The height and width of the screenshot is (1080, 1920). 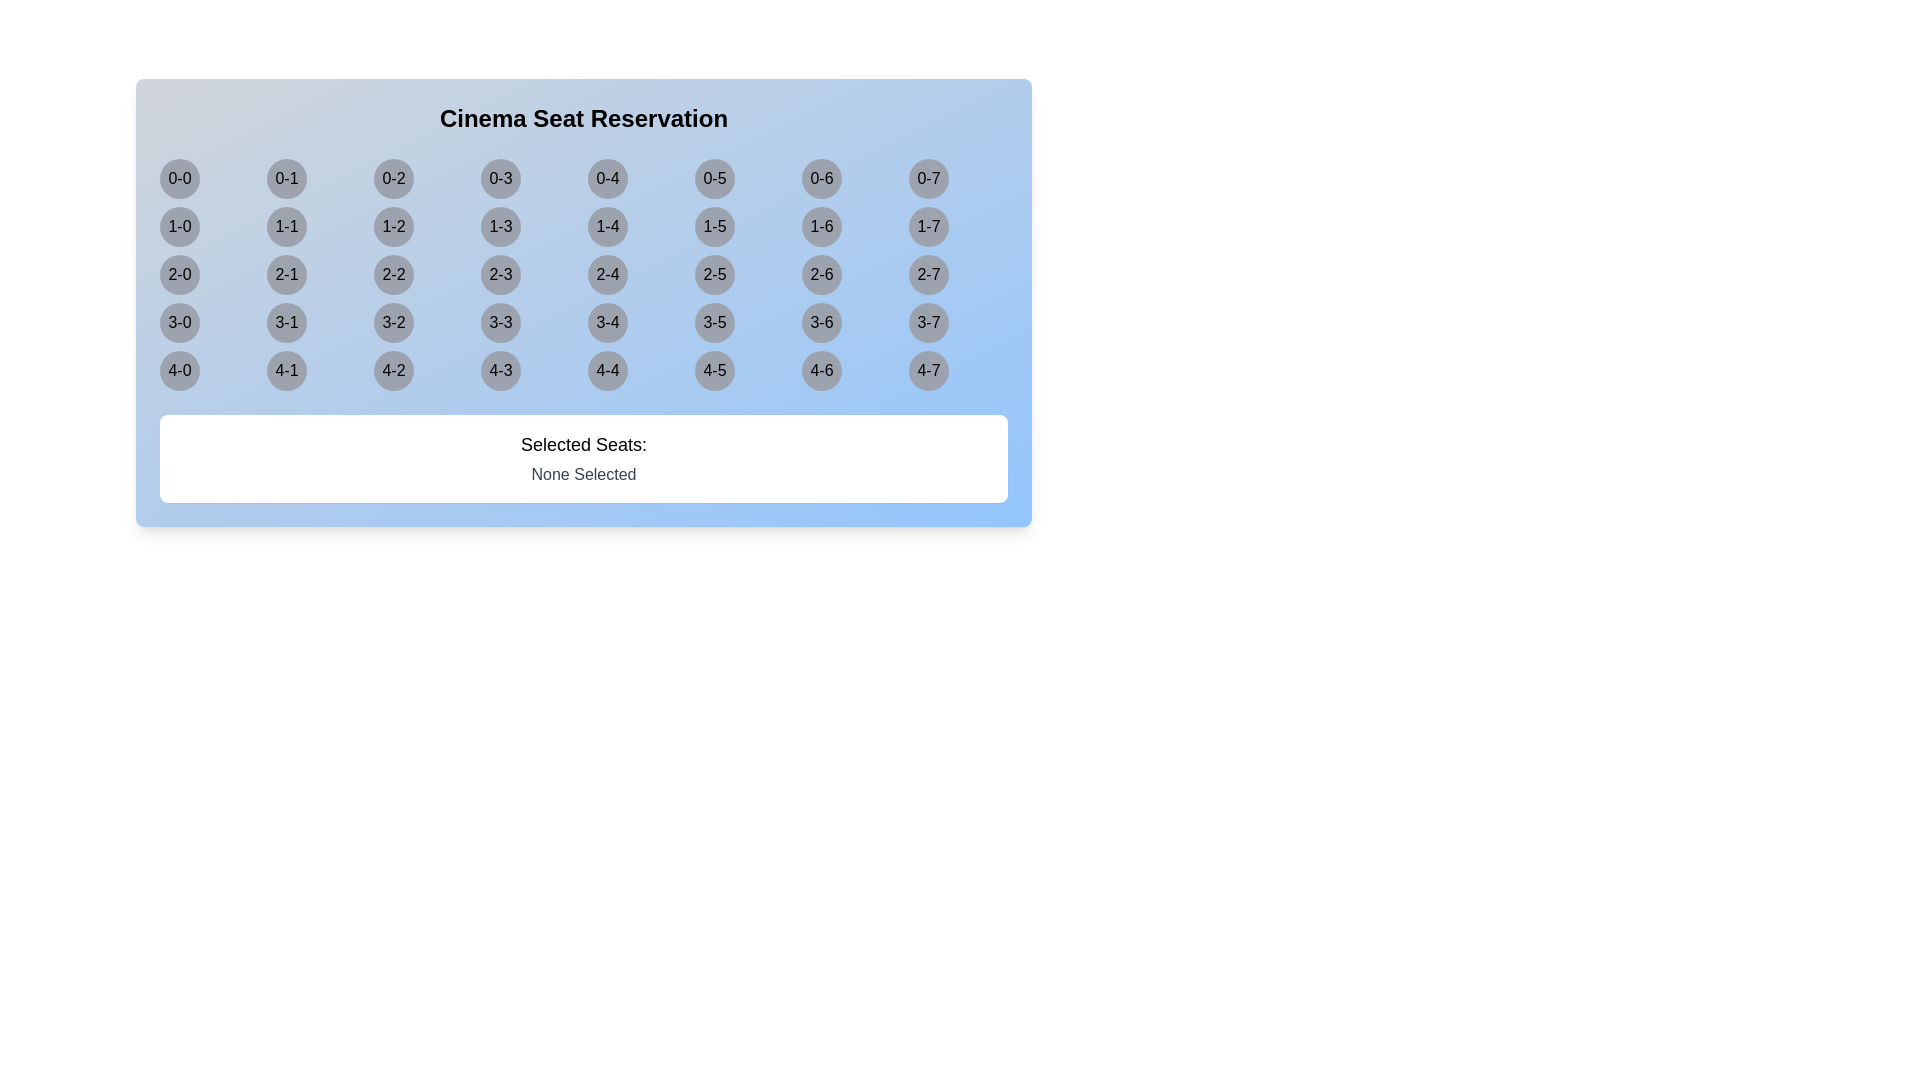 What do you see at coordinates (928, 370) in the screenshot?
I see `the seat selection indicator button located in the last row and last column of the grid layout` at bounding box center [928, 370].